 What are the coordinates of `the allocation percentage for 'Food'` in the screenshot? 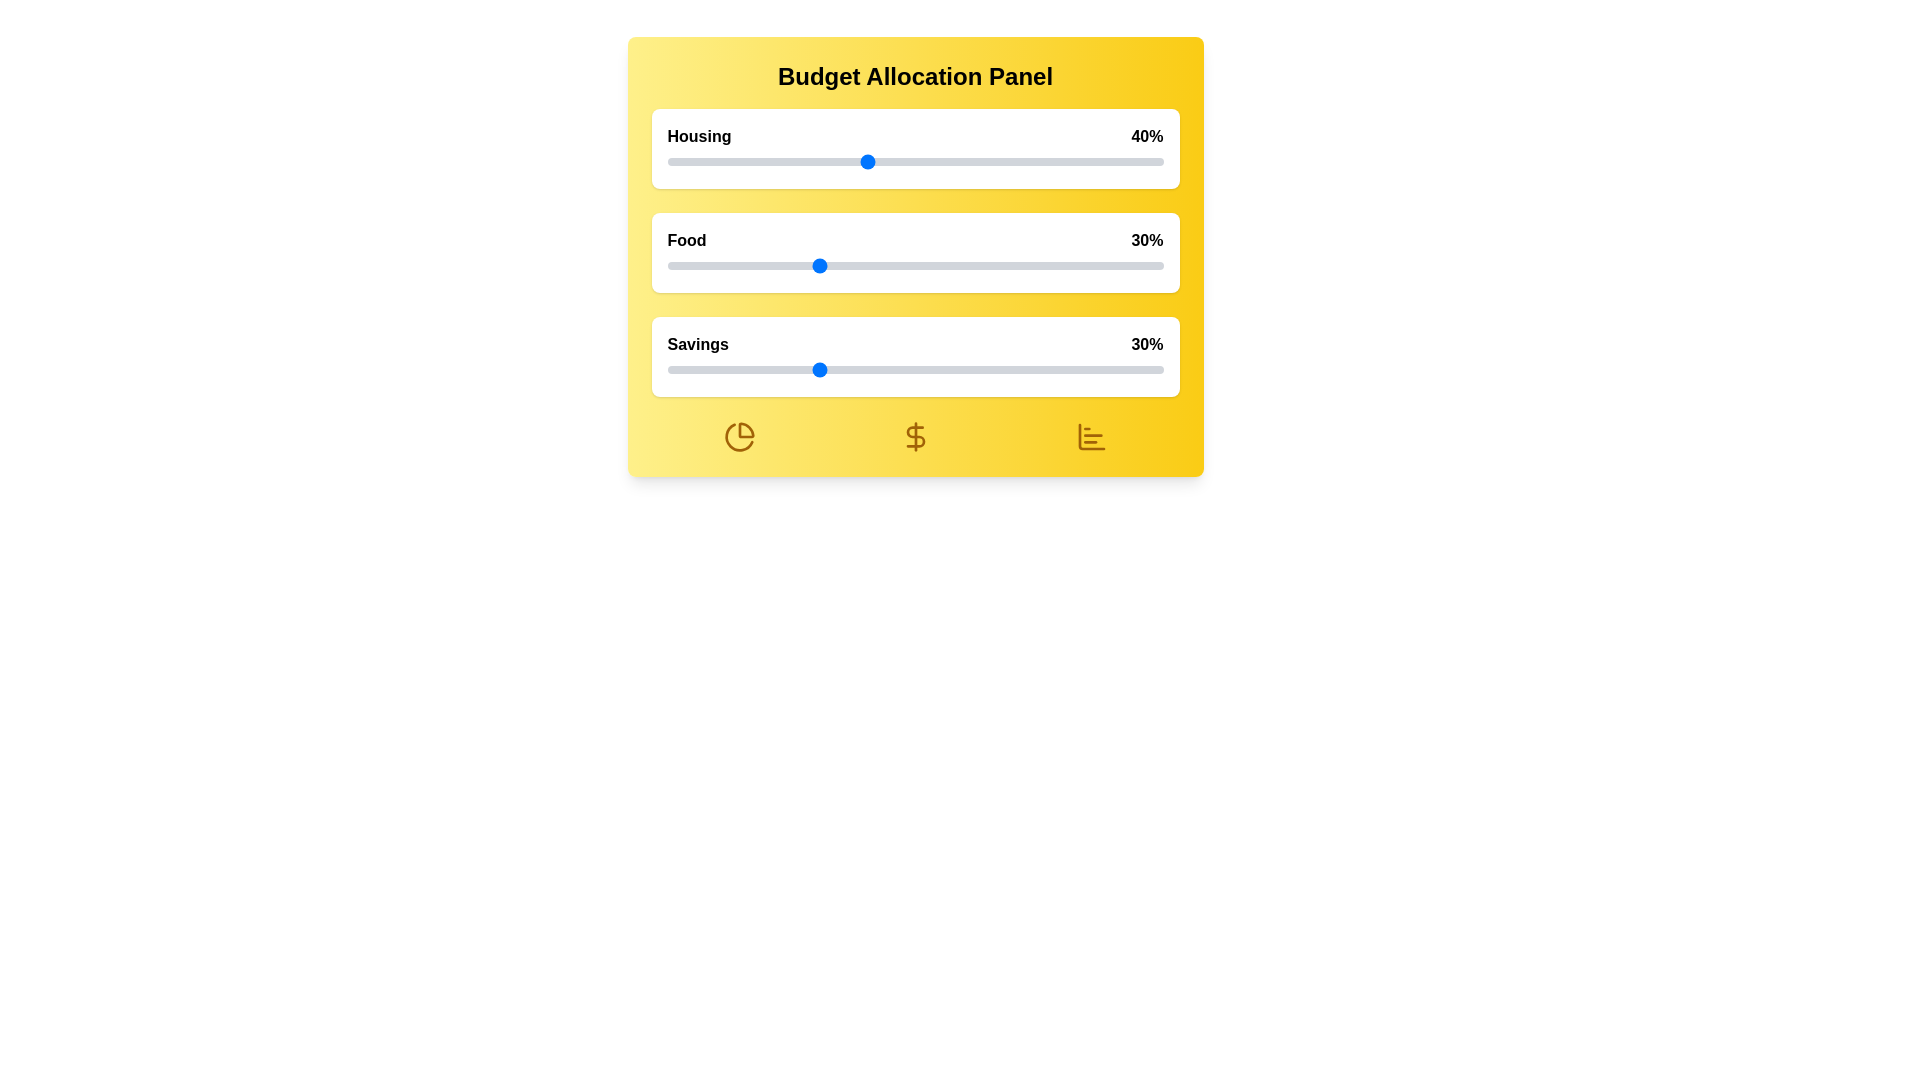 It's located at (889, 265).